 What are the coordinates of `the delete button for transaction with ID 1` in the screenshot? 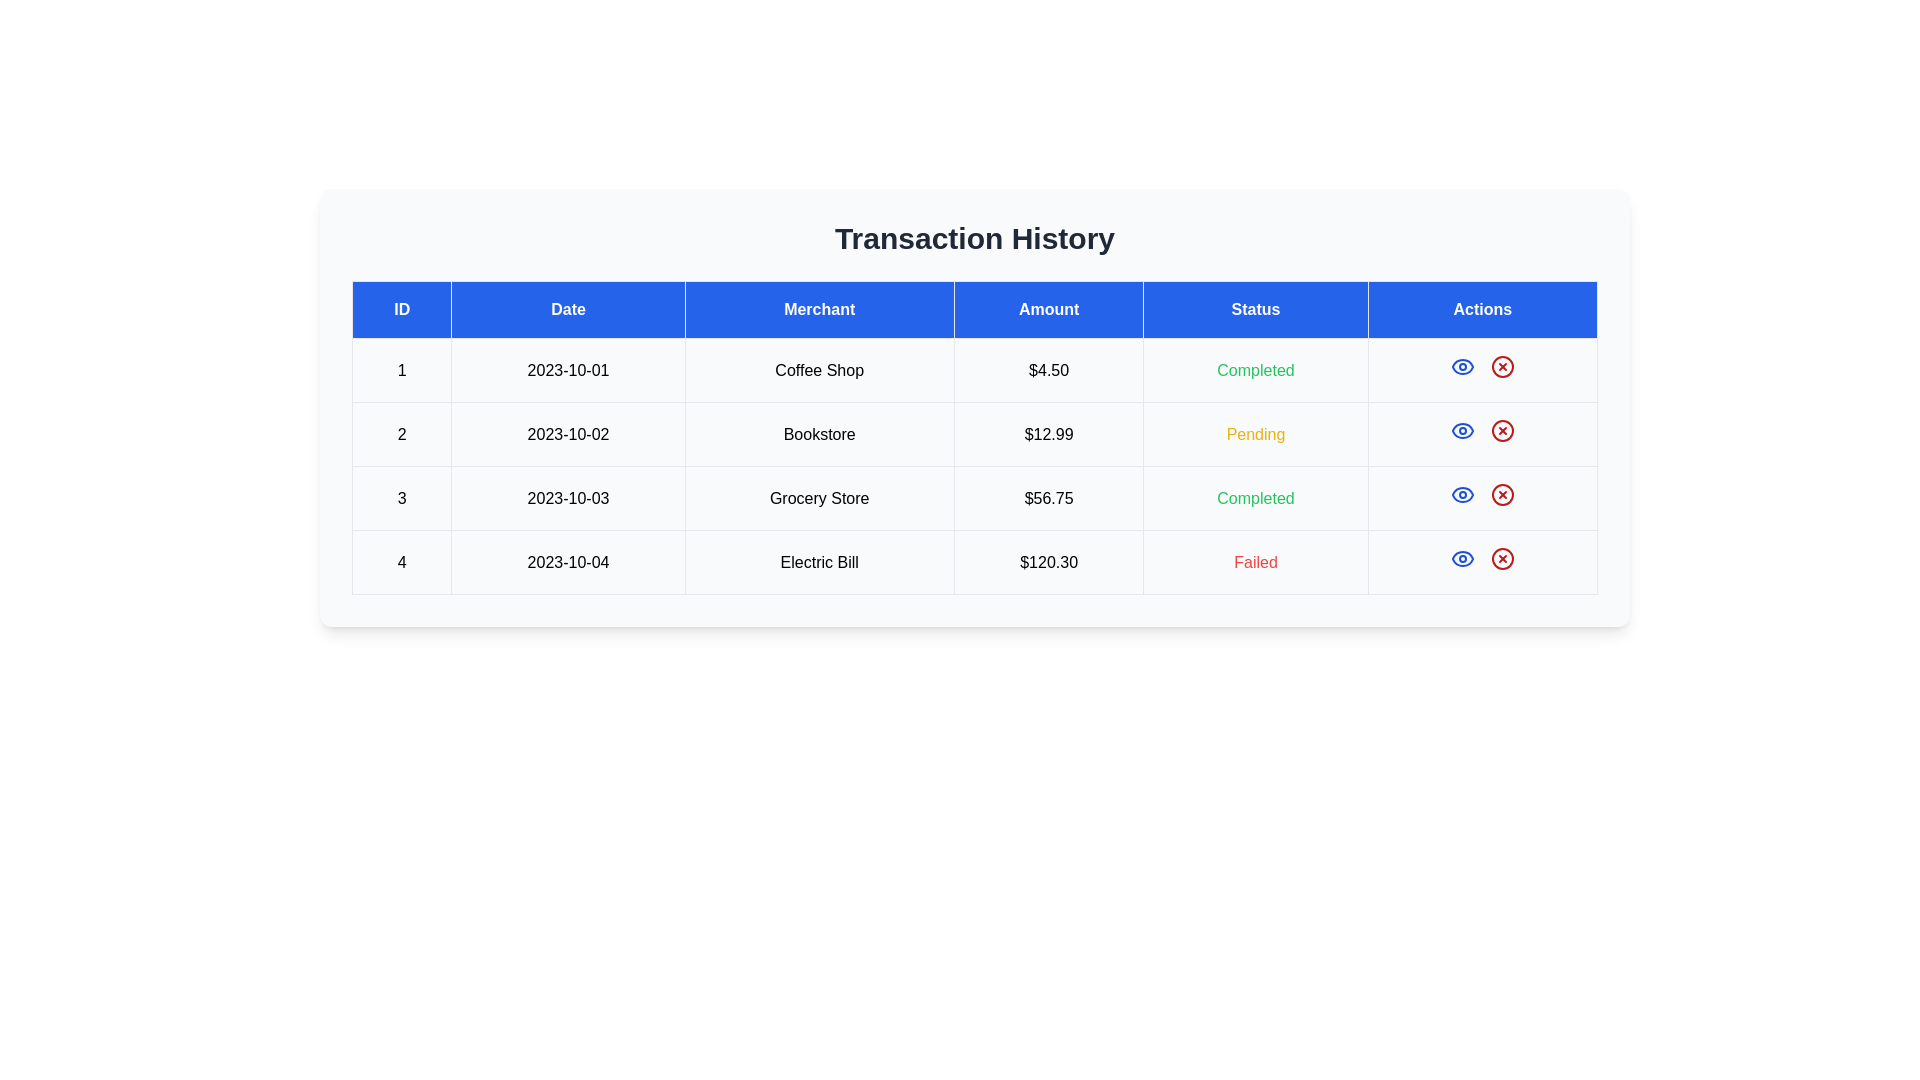 It's located at (1502, 366).